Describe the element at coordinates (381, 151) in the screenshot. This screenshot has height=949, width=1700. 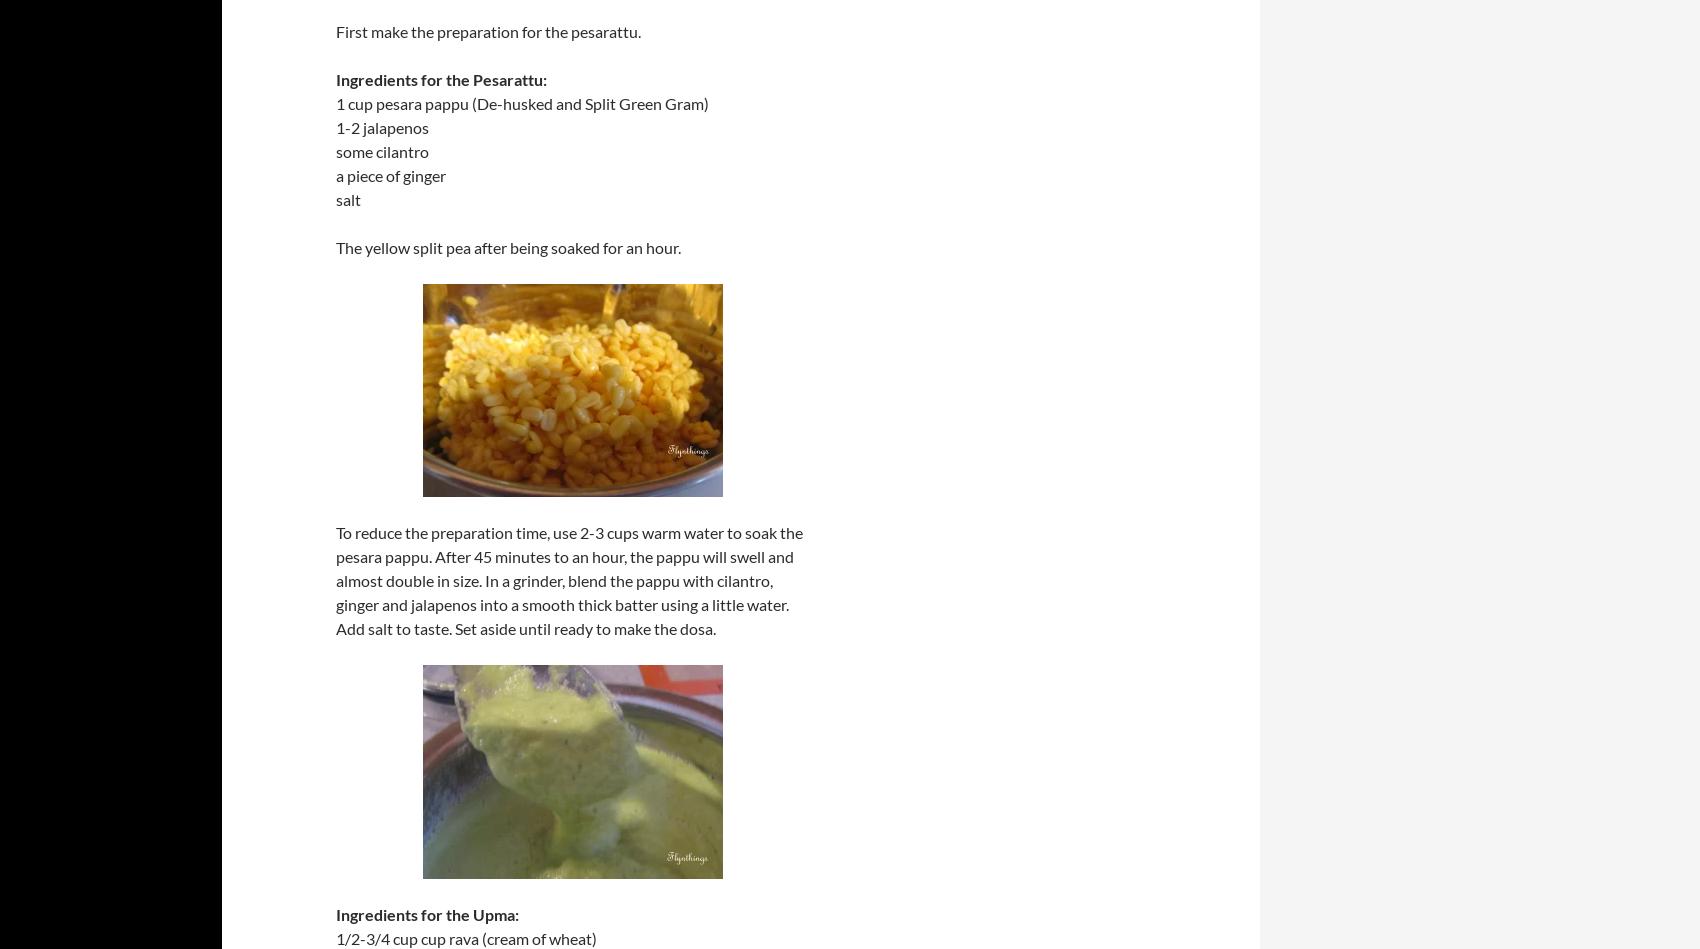
I see `'some cilantro'` at that location.